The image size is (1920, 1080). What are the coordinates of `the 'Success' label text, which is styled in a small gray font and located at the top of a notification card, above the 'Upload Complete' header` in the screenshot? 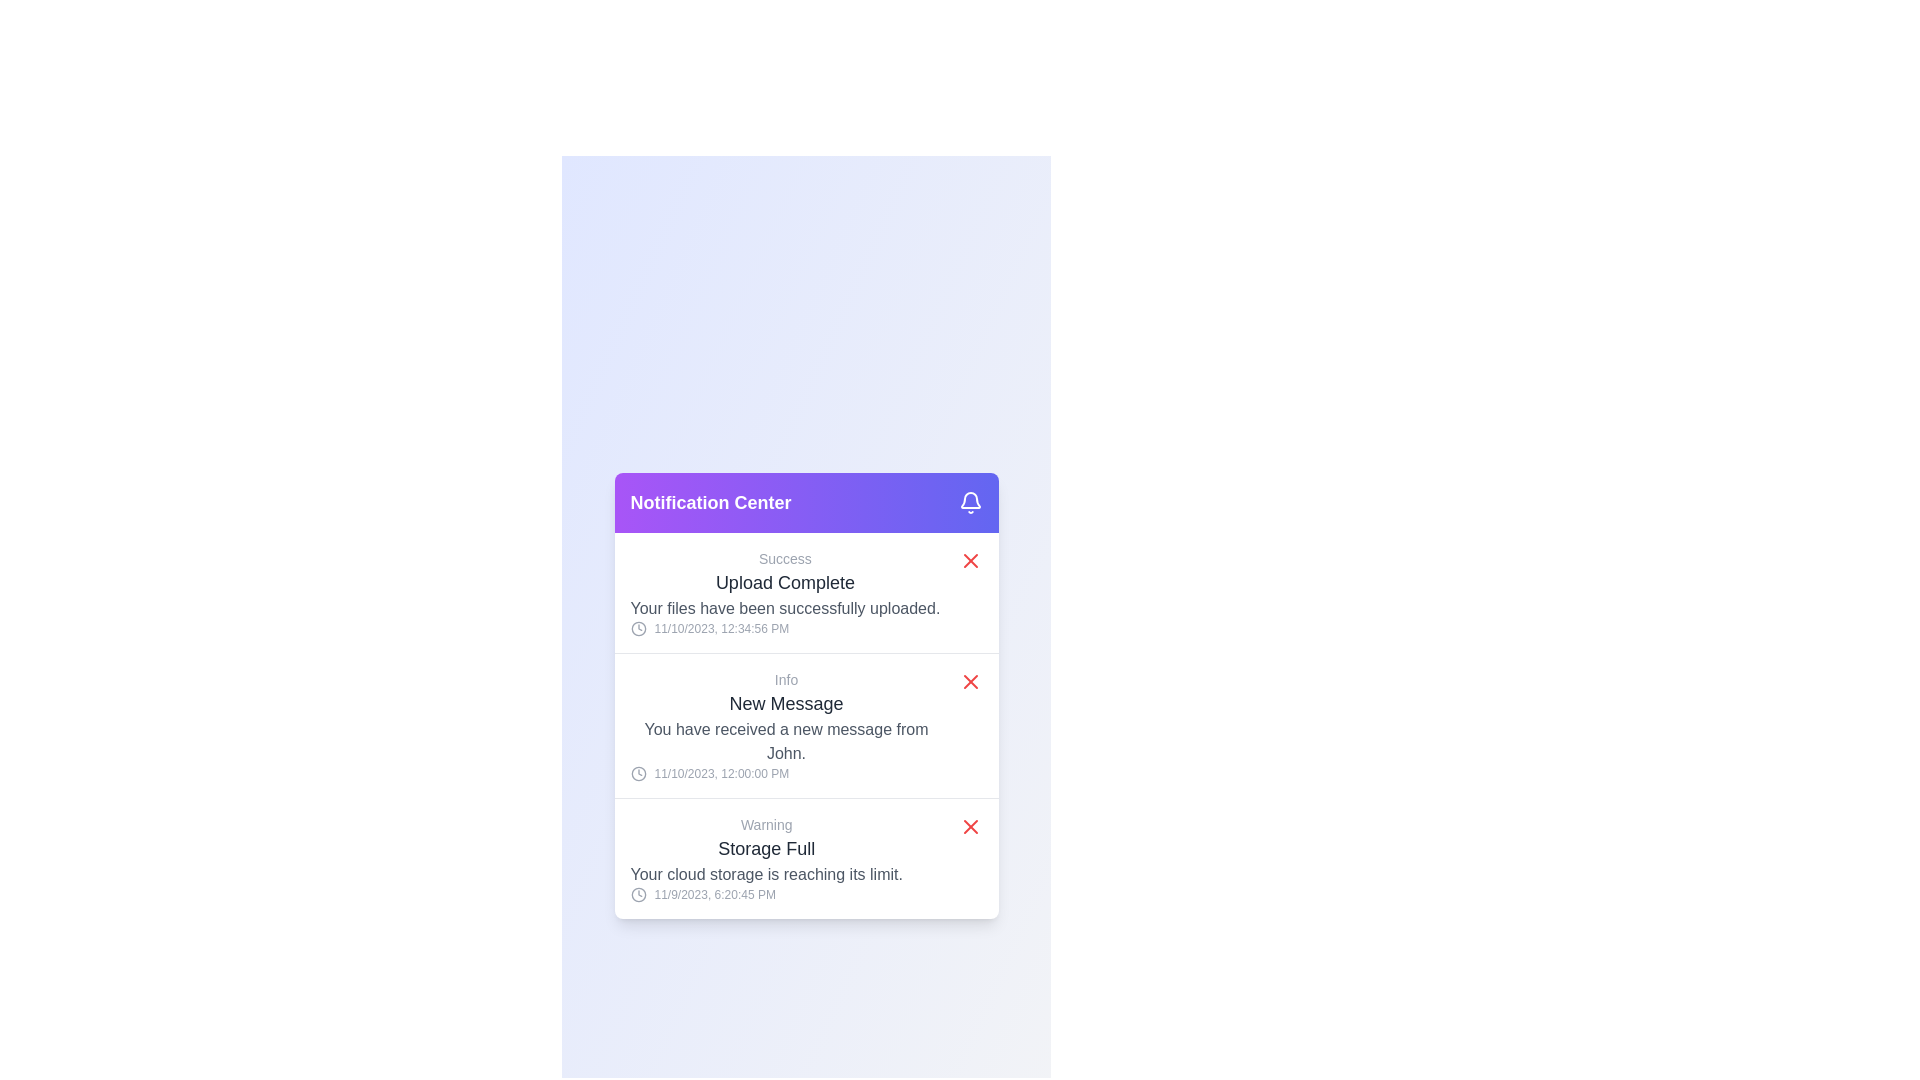 It's located at (784, 559).